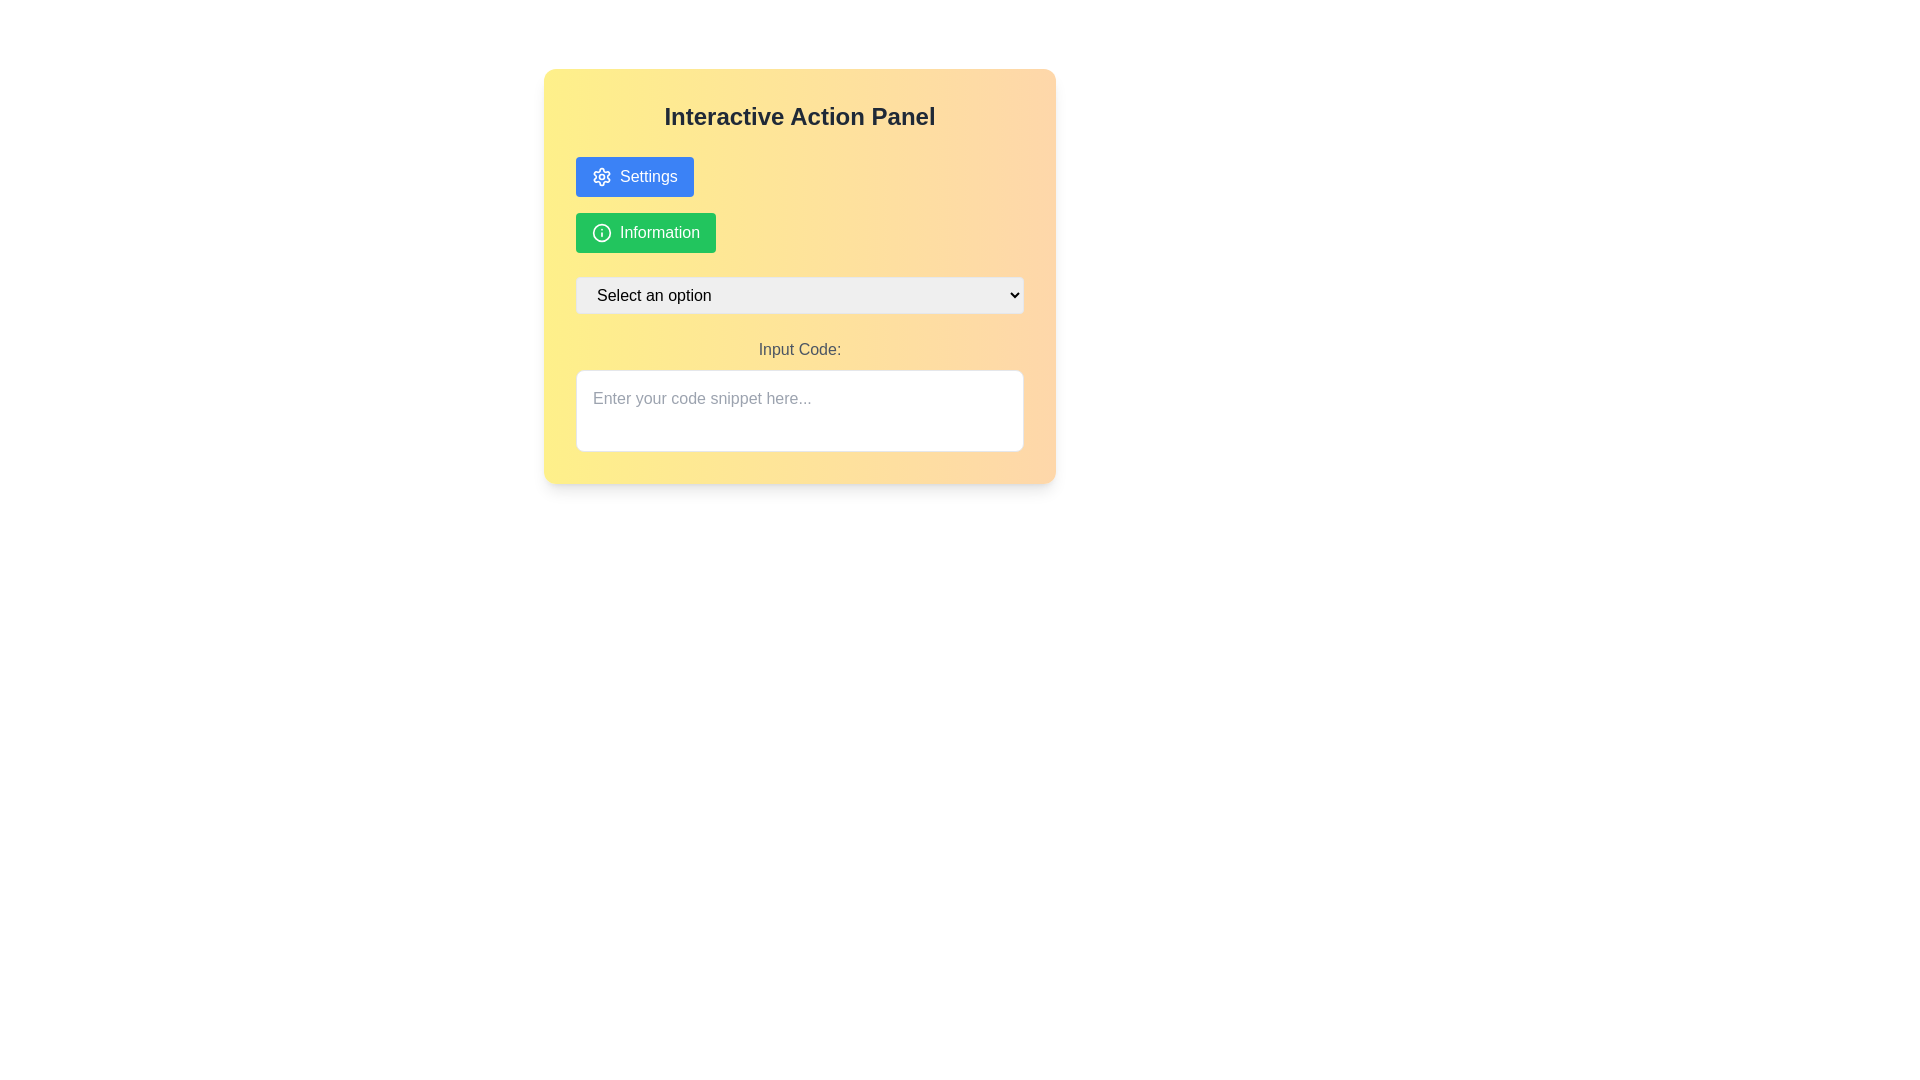 This screenshot has width=1920, height=1080. I want to click on text 'Interactive Action Panel' from the text heading styled with large, bold font and dark gray color, located at the top-center of the brightly colored panel, so click(800, 116).